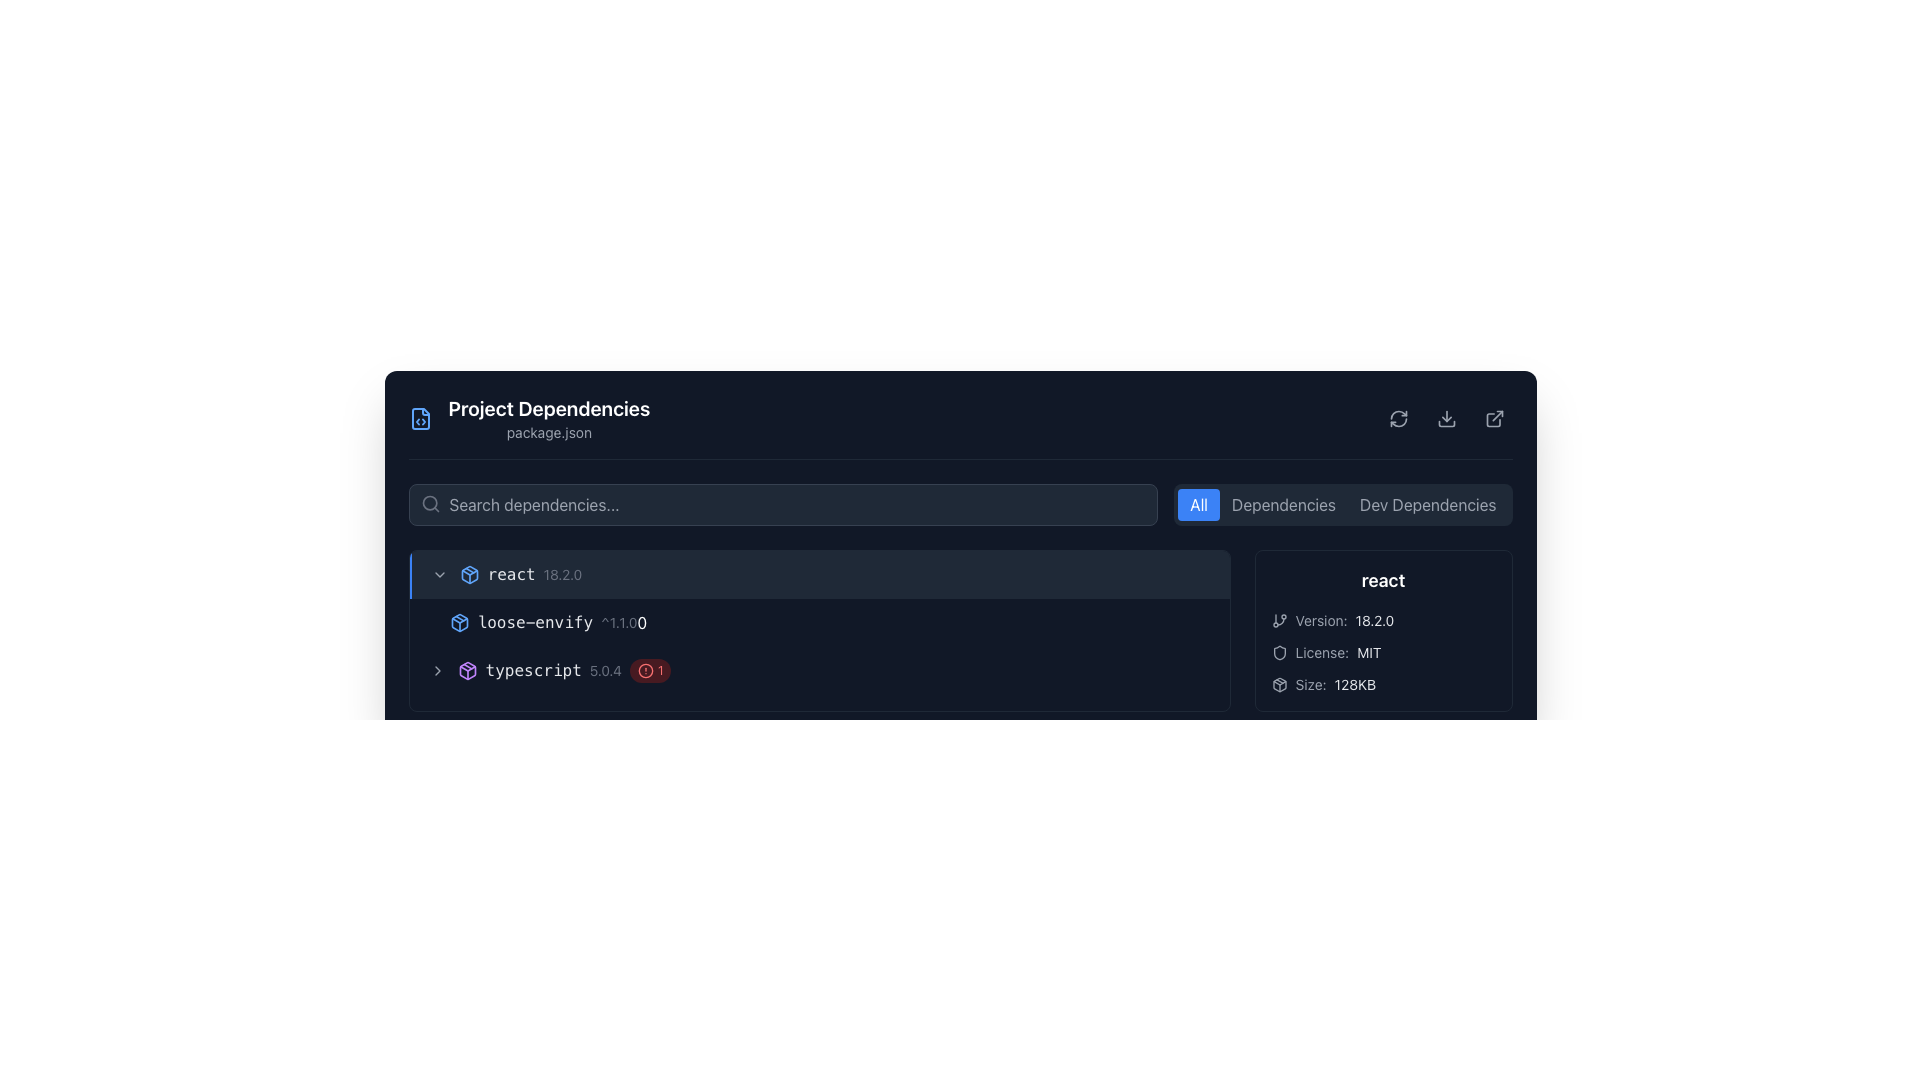 Image resolution: width=1920 pixels, height=1080 pixels. What do you see at coordinates (438, 574) in the screenshot?
I see `the chevron icon on the right side of the 'react 18.2.0' list item` at bounding box center [438, 574].